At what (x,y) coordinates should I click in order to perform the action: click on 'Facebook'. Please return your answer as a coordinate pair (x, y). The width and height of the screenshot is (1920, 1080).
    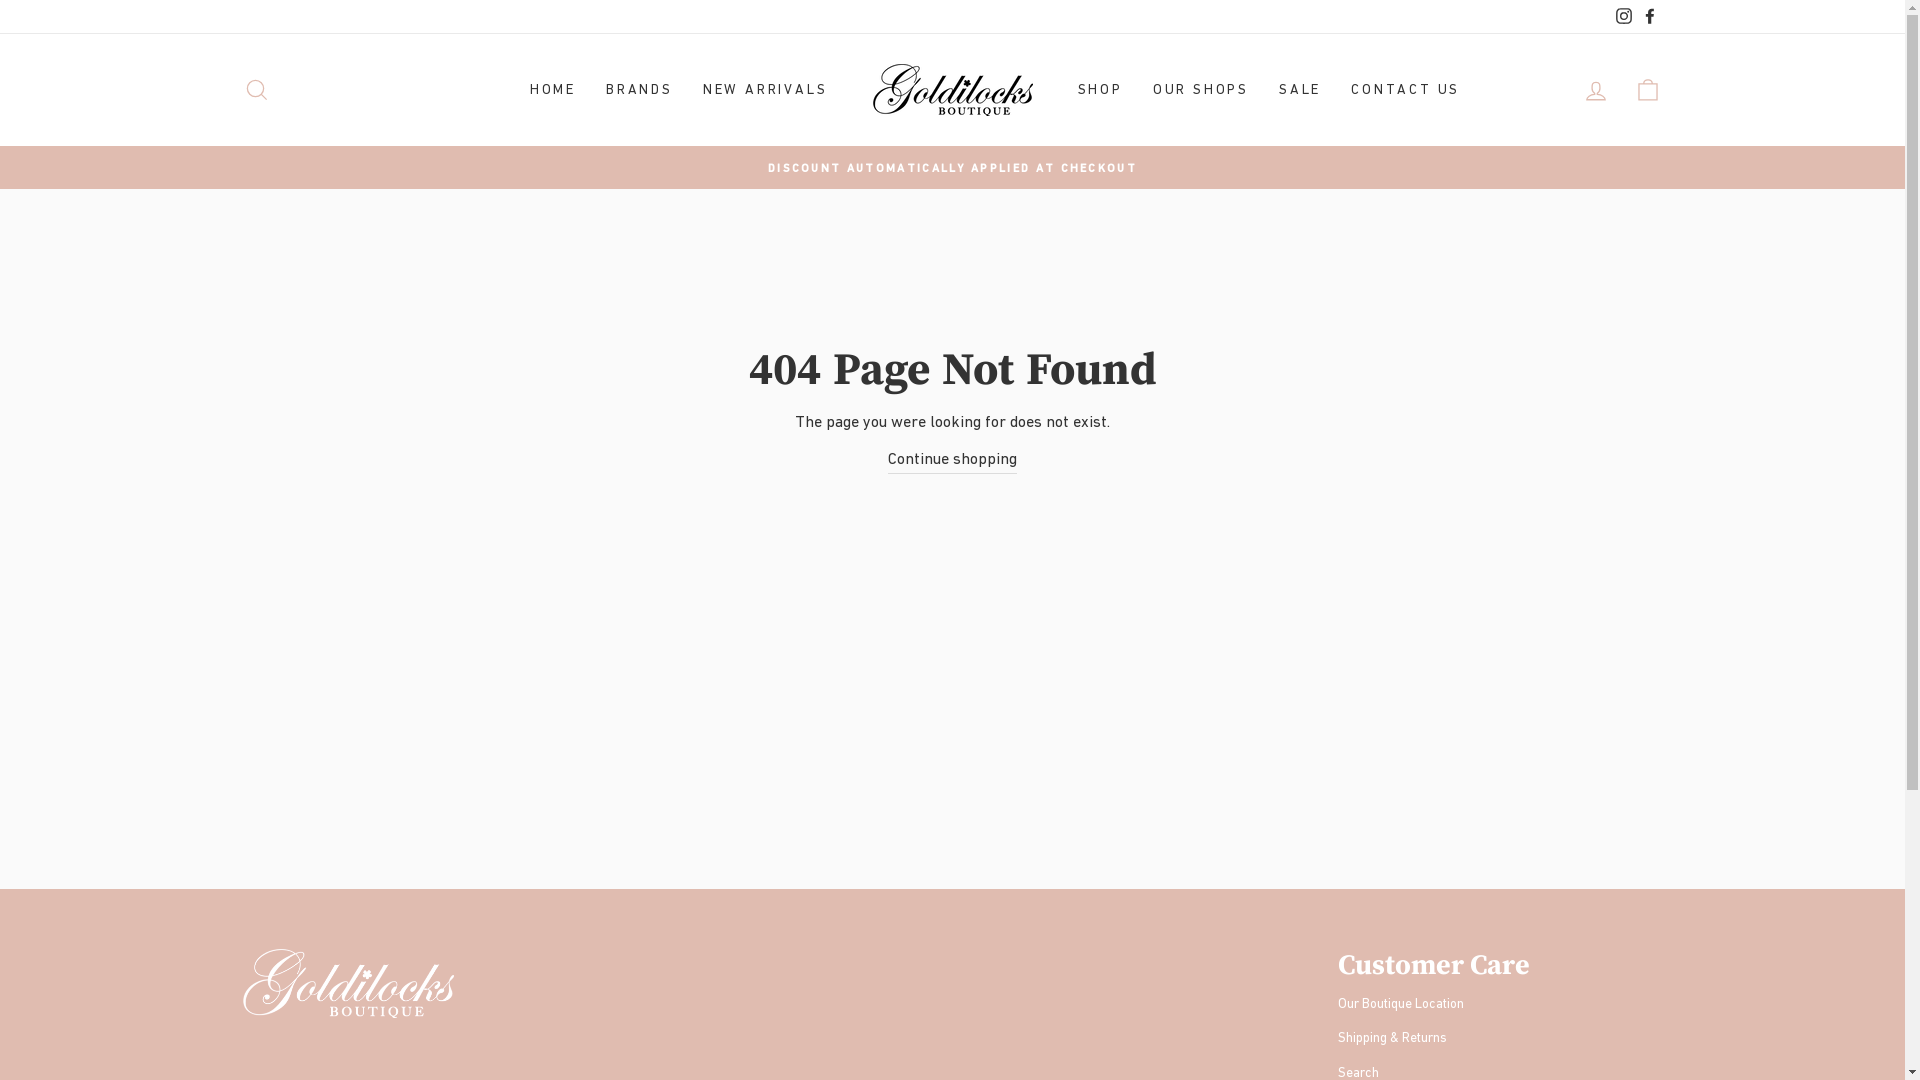
    Looking at the image, I should click on (1649, 16).